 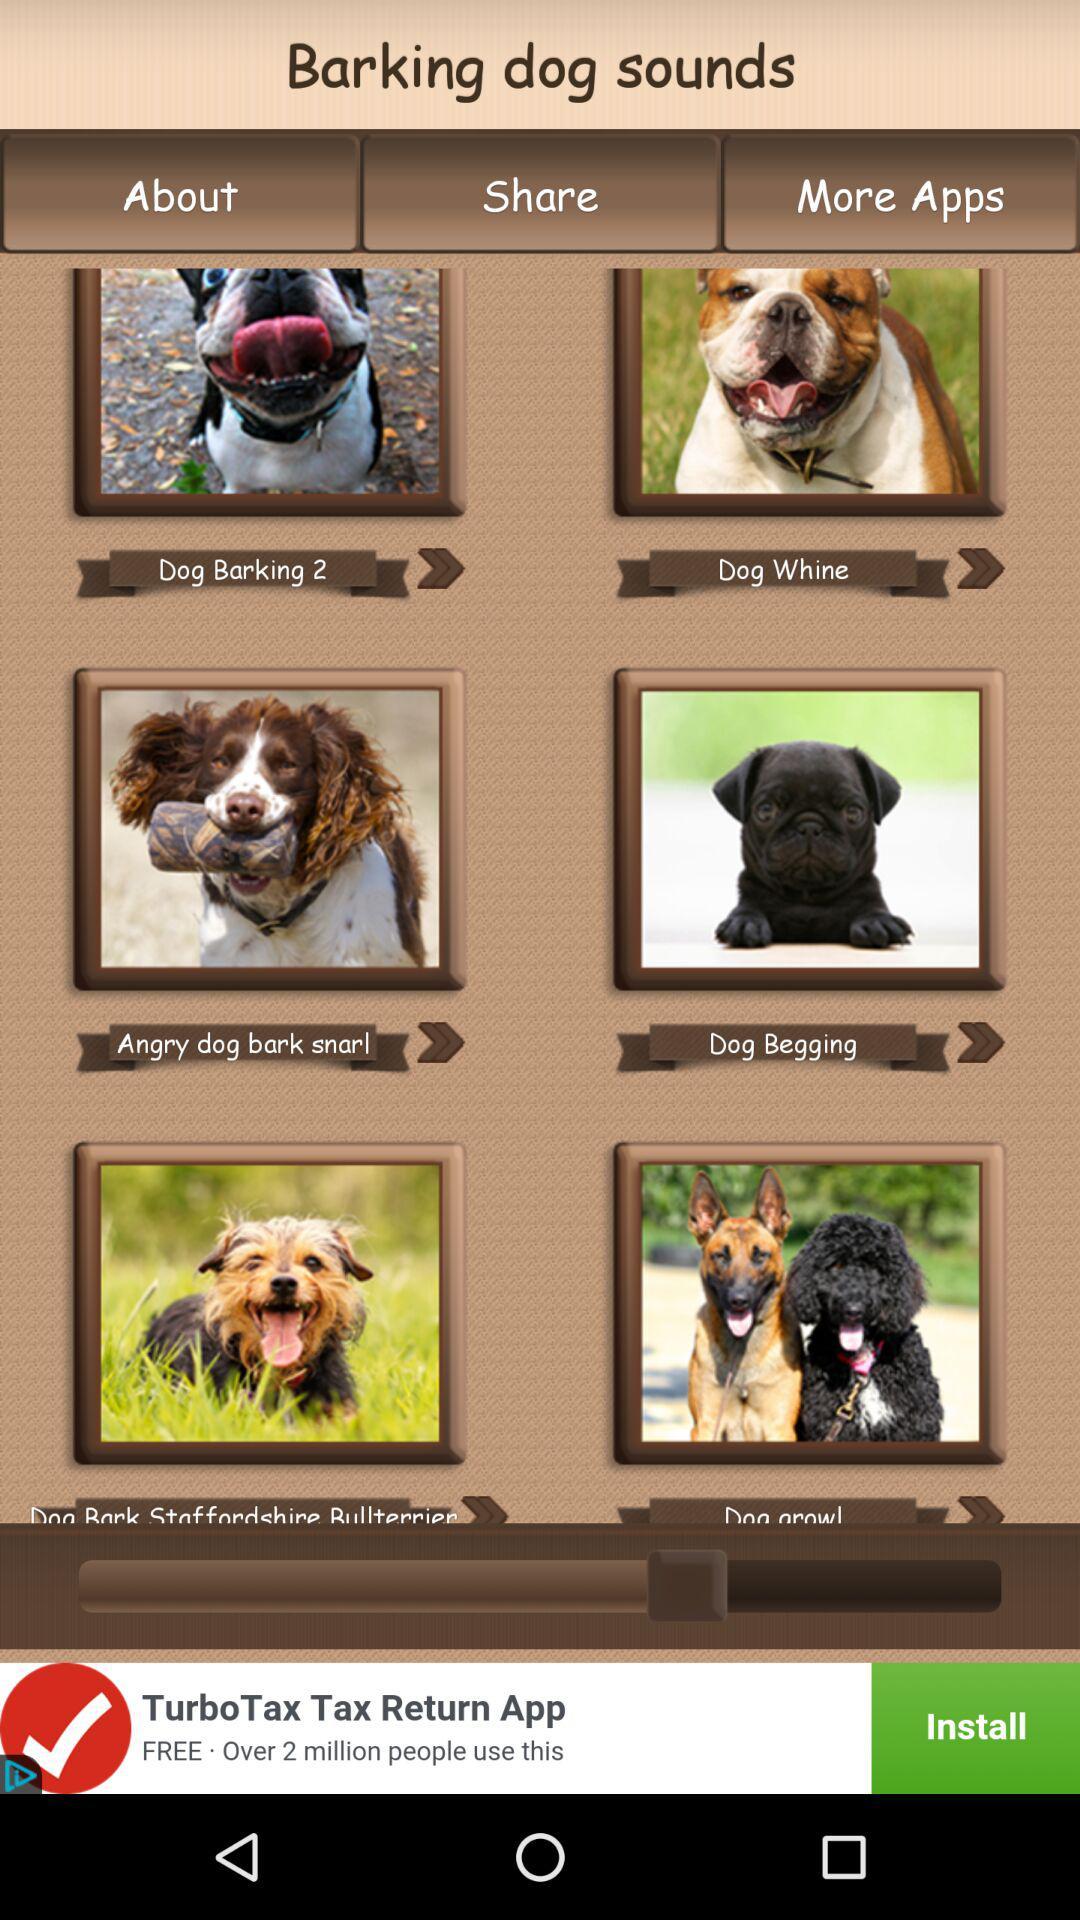 What do you see at coordinates (810, 394) in the screenshot?
I see `click the dog whine app` at bounding box center [810, 394].